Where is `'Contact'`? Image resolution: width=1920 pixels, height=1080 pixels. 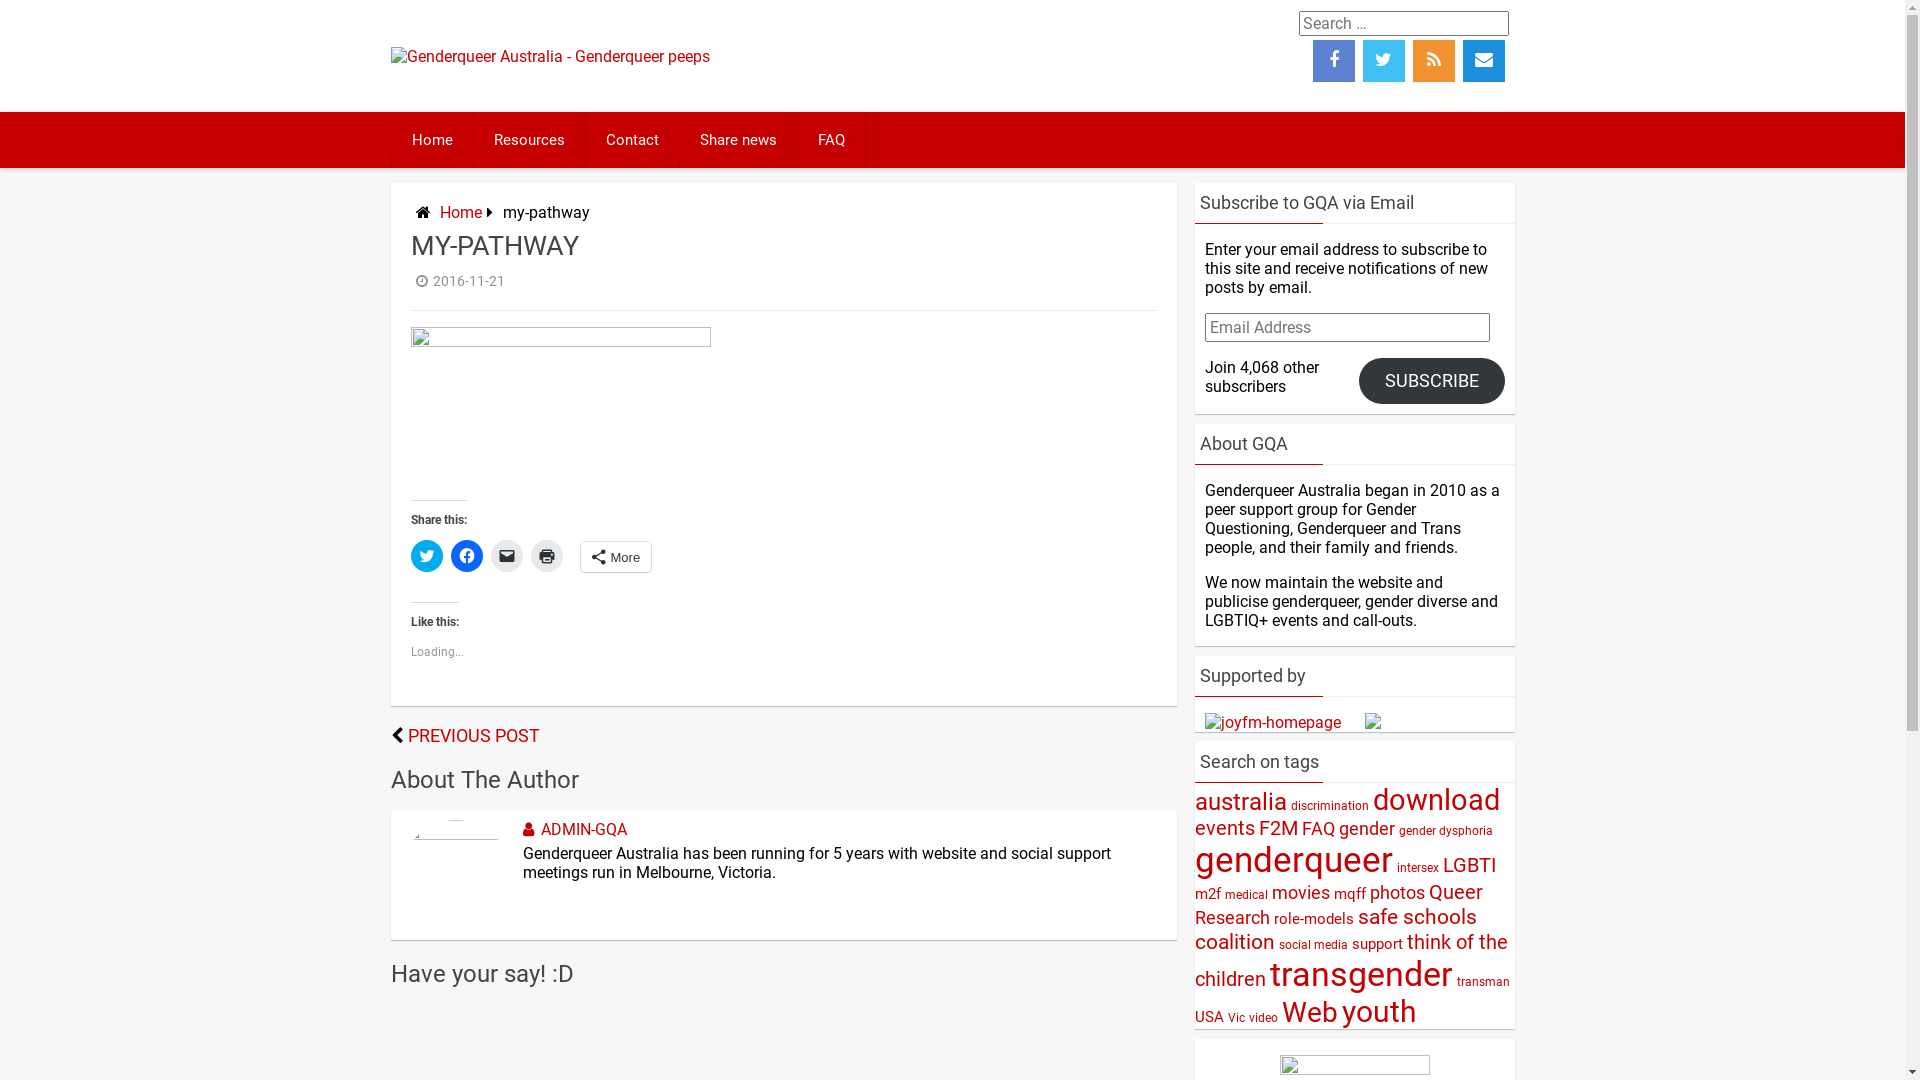
'Contact' is located at coordinates (631, 138).